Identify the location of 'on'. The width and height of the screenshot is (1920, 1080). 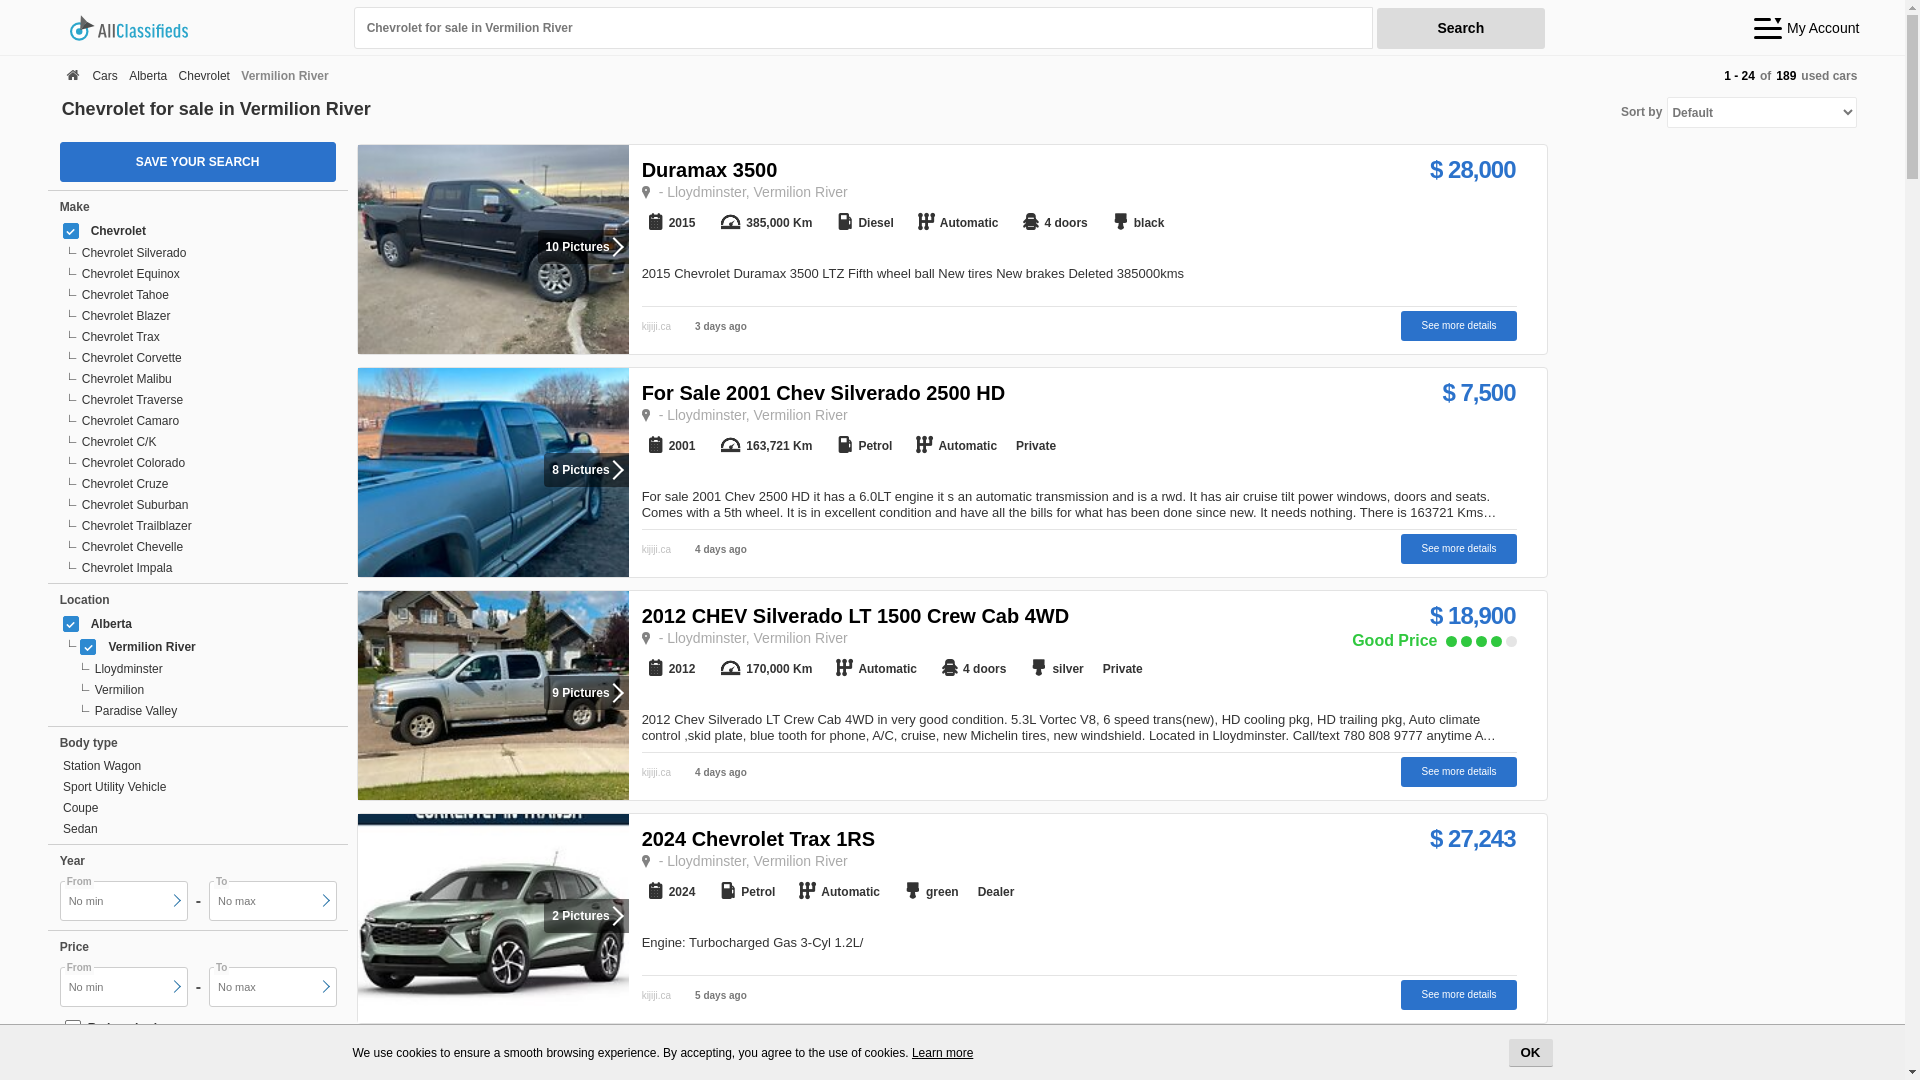
(86, 647).